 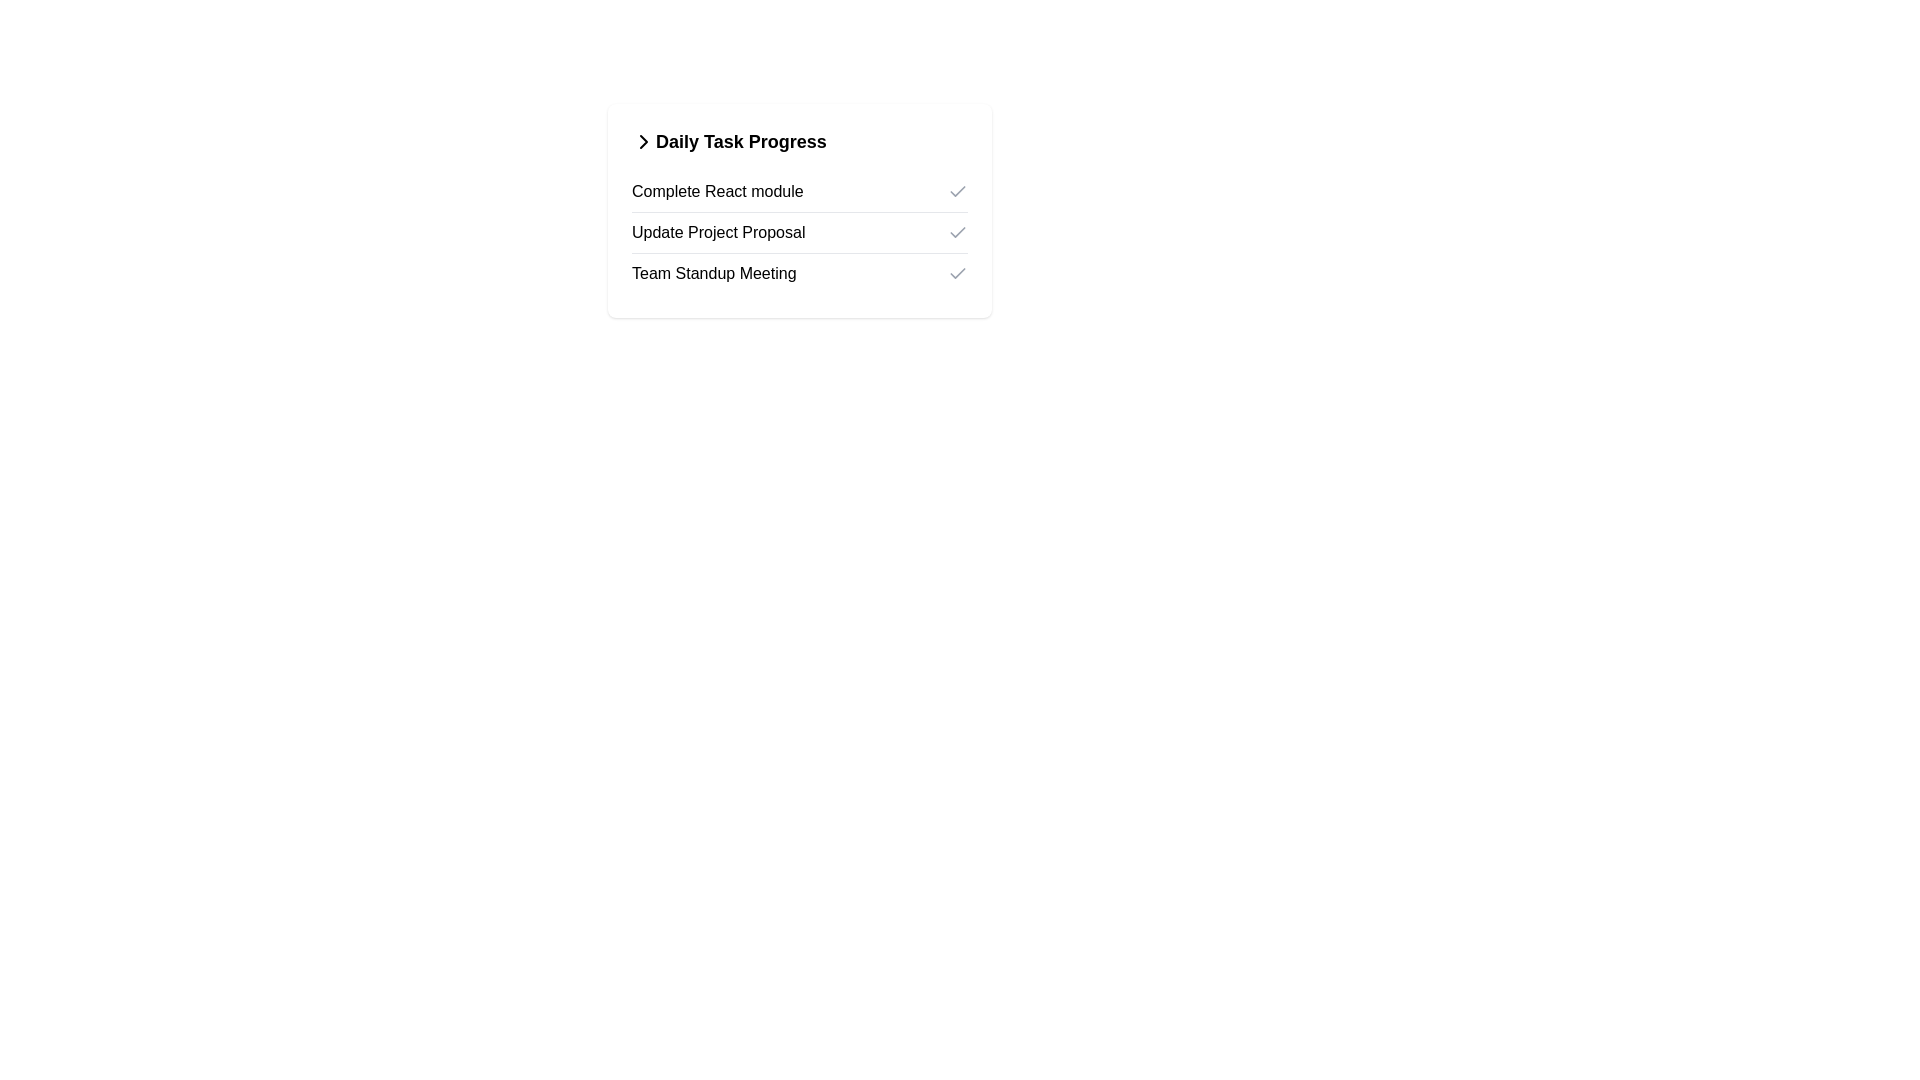 What do you see at coordinates (800, 141) in the screenshot?
I see `the heading with an interactive indicator at the top of the task card` at bounding box center [800, 141].